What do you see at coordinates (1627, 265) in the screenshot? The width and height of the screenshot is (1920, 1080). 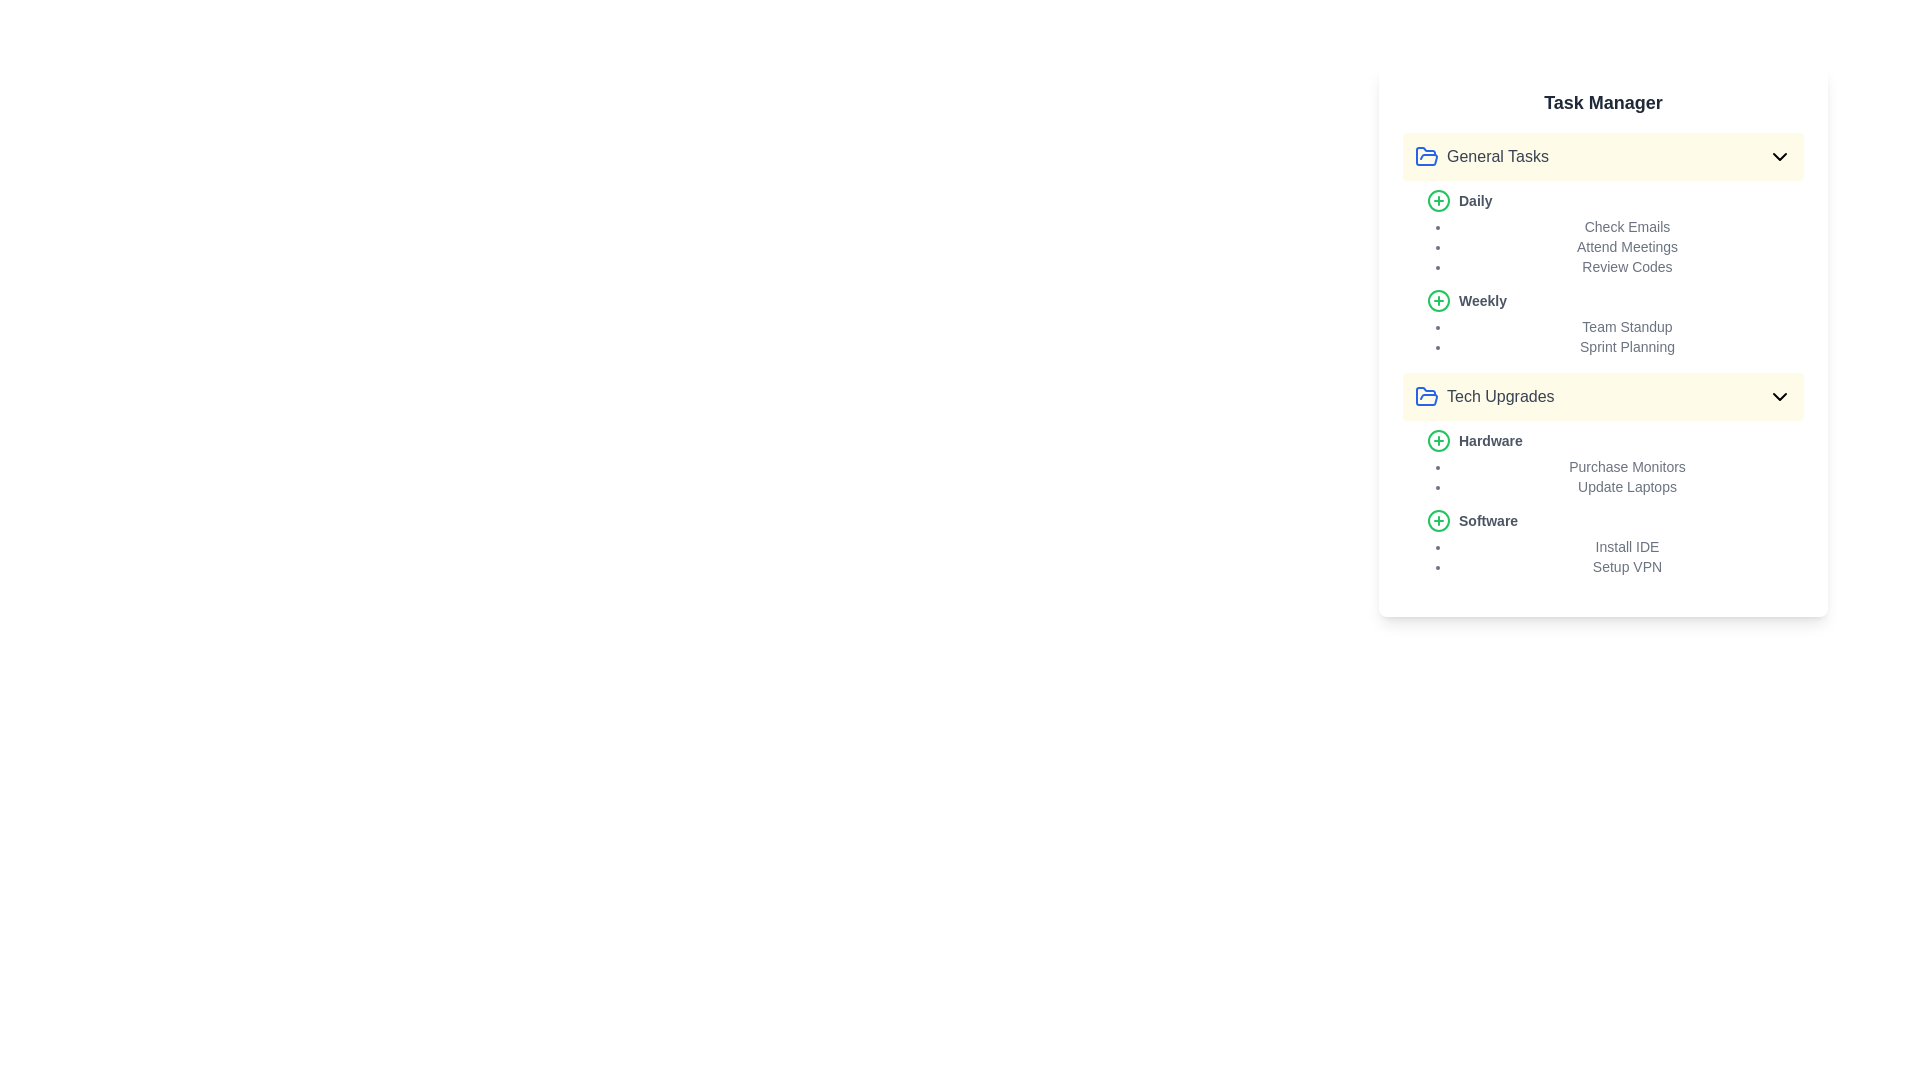 I see `the text label displaying 'Review Codes' in dark gray within the 'Daily' subsection of the task management layout` at bounding box center [1627, 265].